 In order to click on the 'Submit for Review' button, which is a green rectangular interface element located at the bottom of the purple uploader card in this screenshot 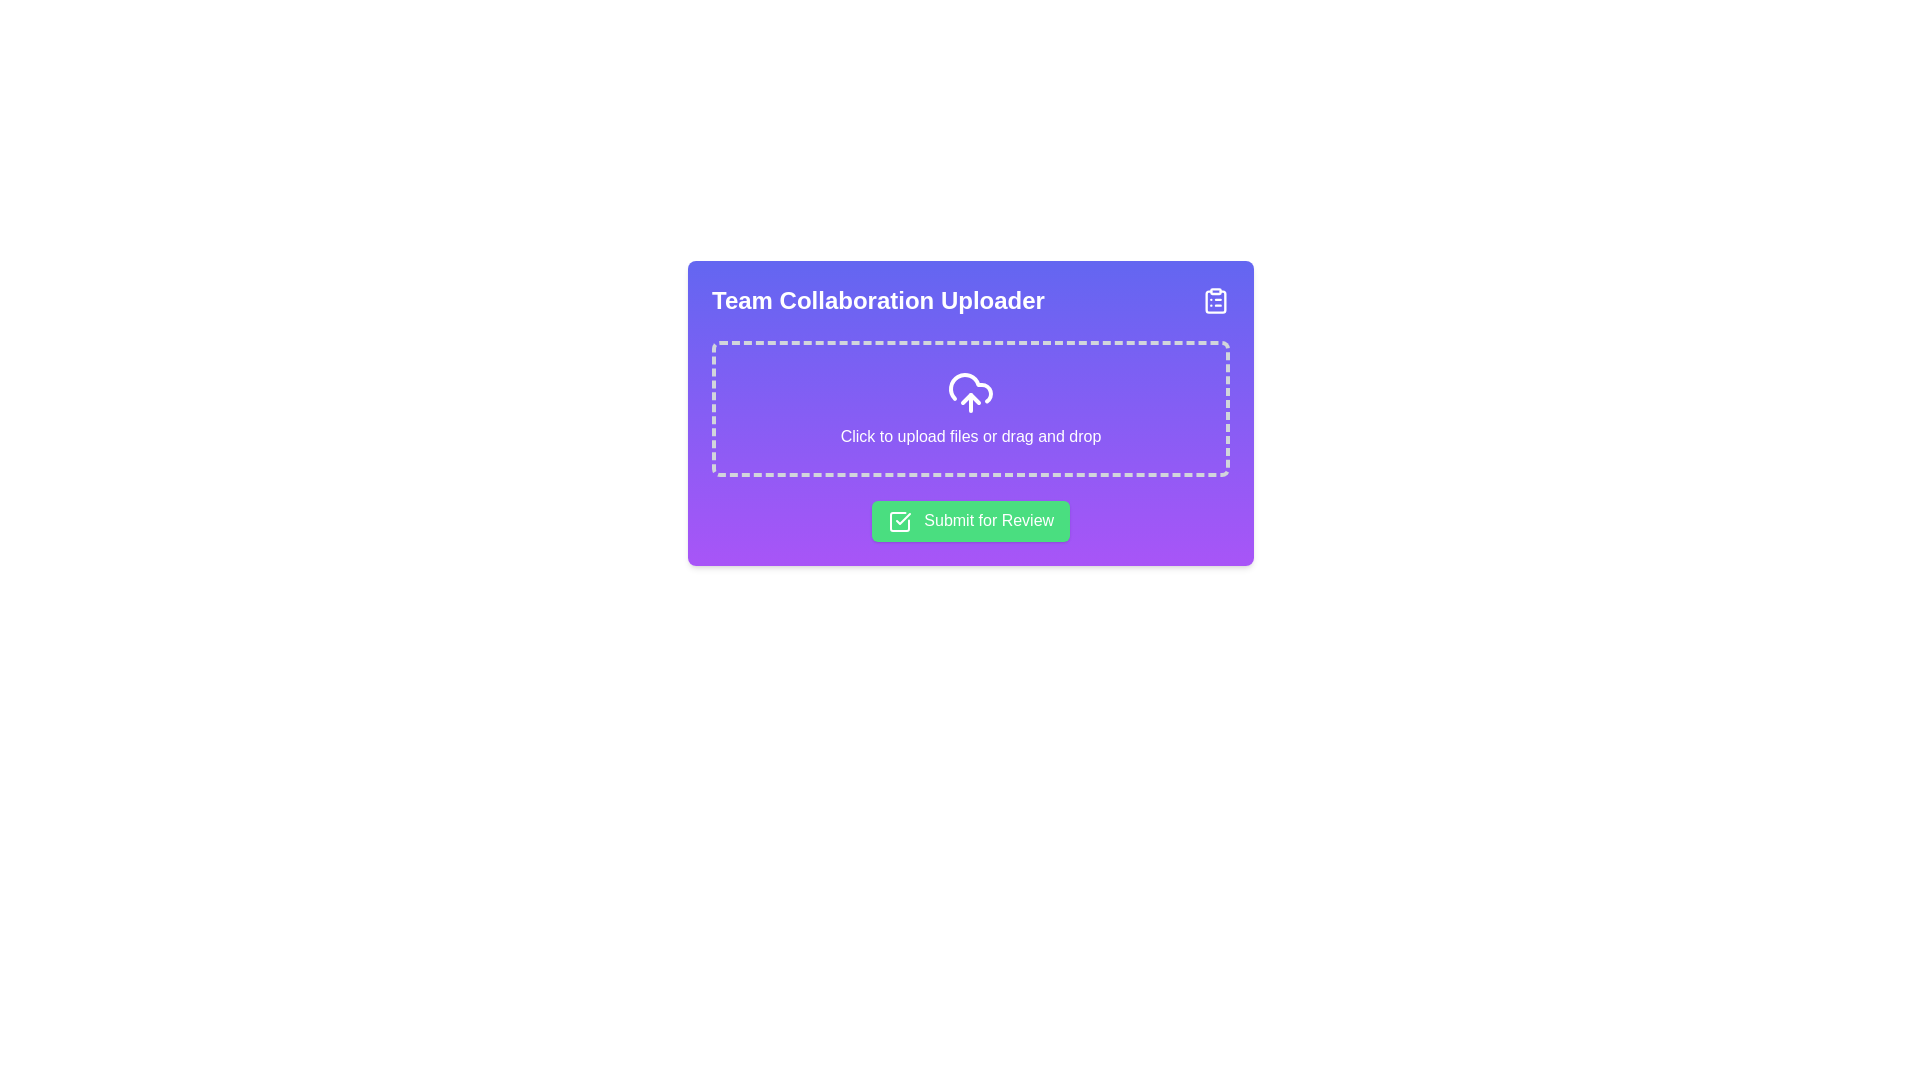, I will do `click(898, 520)`.